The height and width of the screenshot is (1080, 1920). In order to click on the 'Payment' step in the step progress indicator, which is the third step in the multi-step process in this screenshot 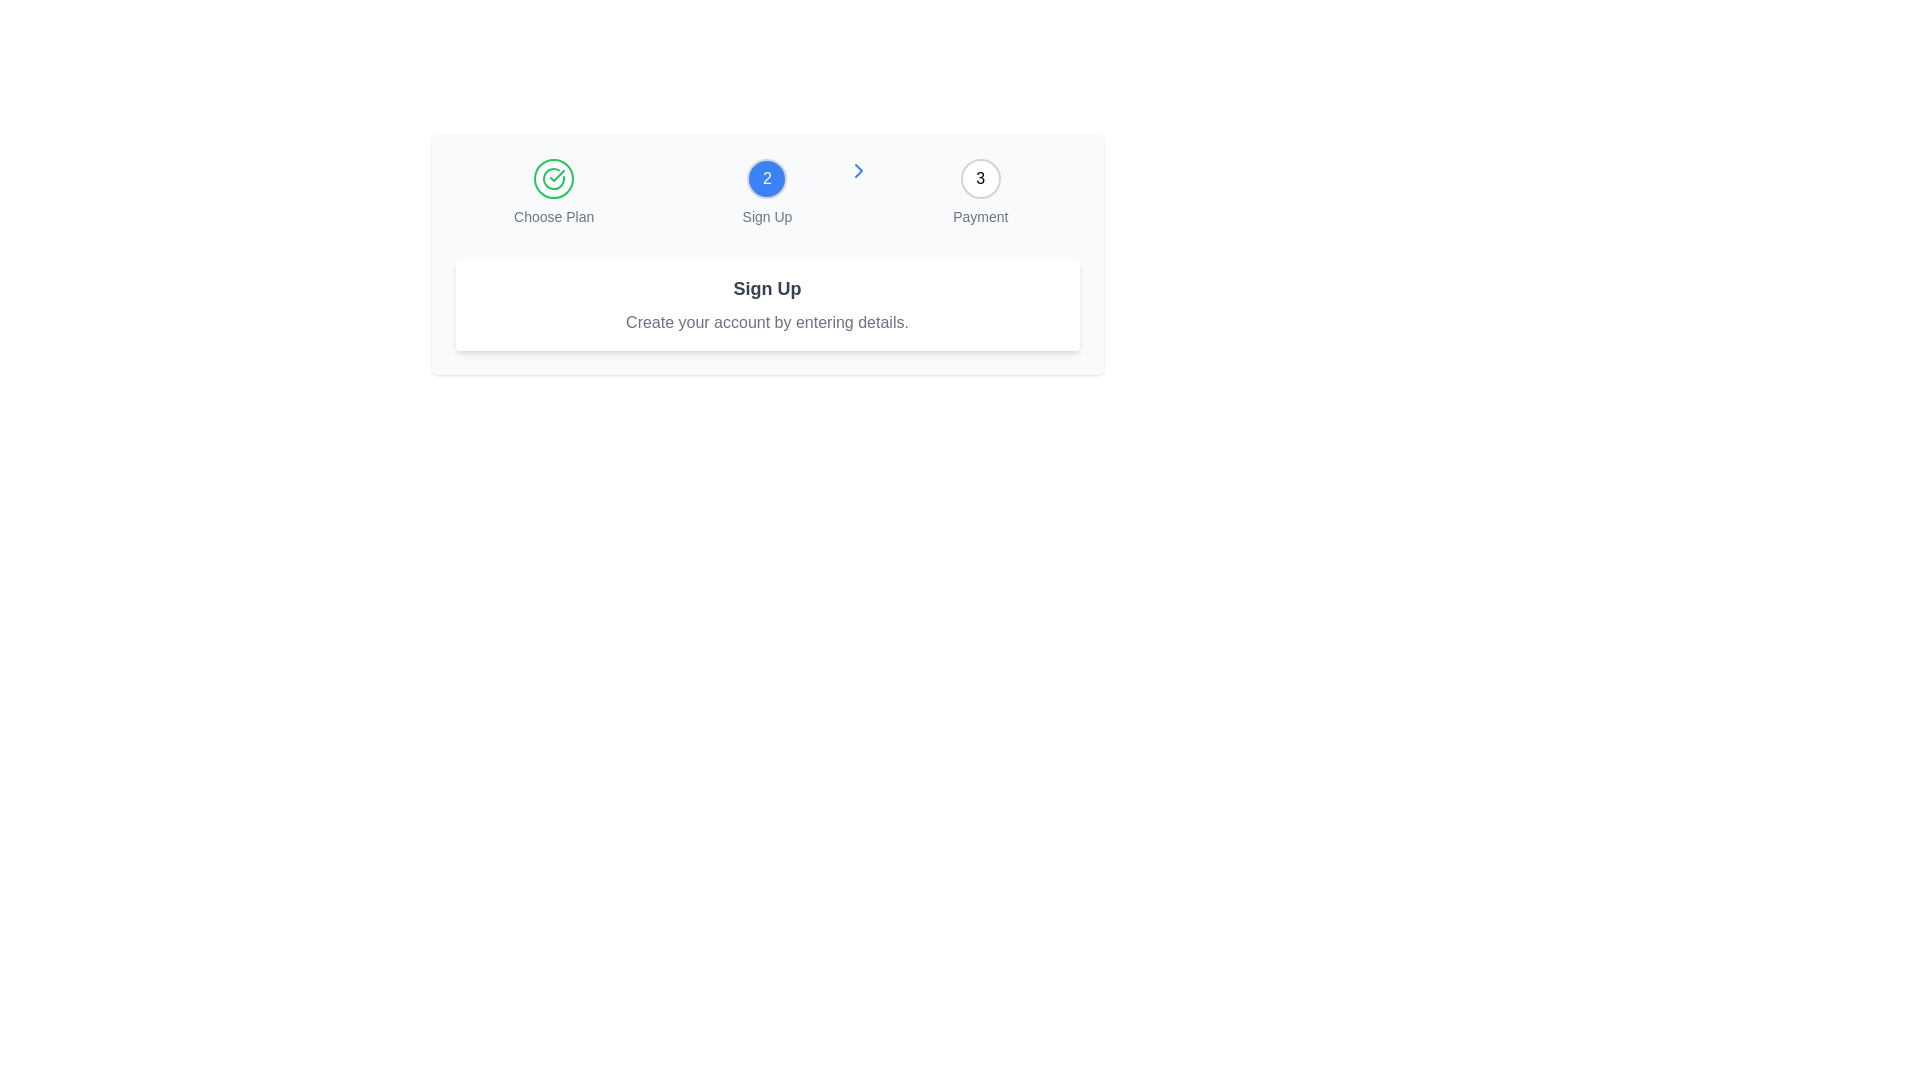, I will do `click(980, 192)`.